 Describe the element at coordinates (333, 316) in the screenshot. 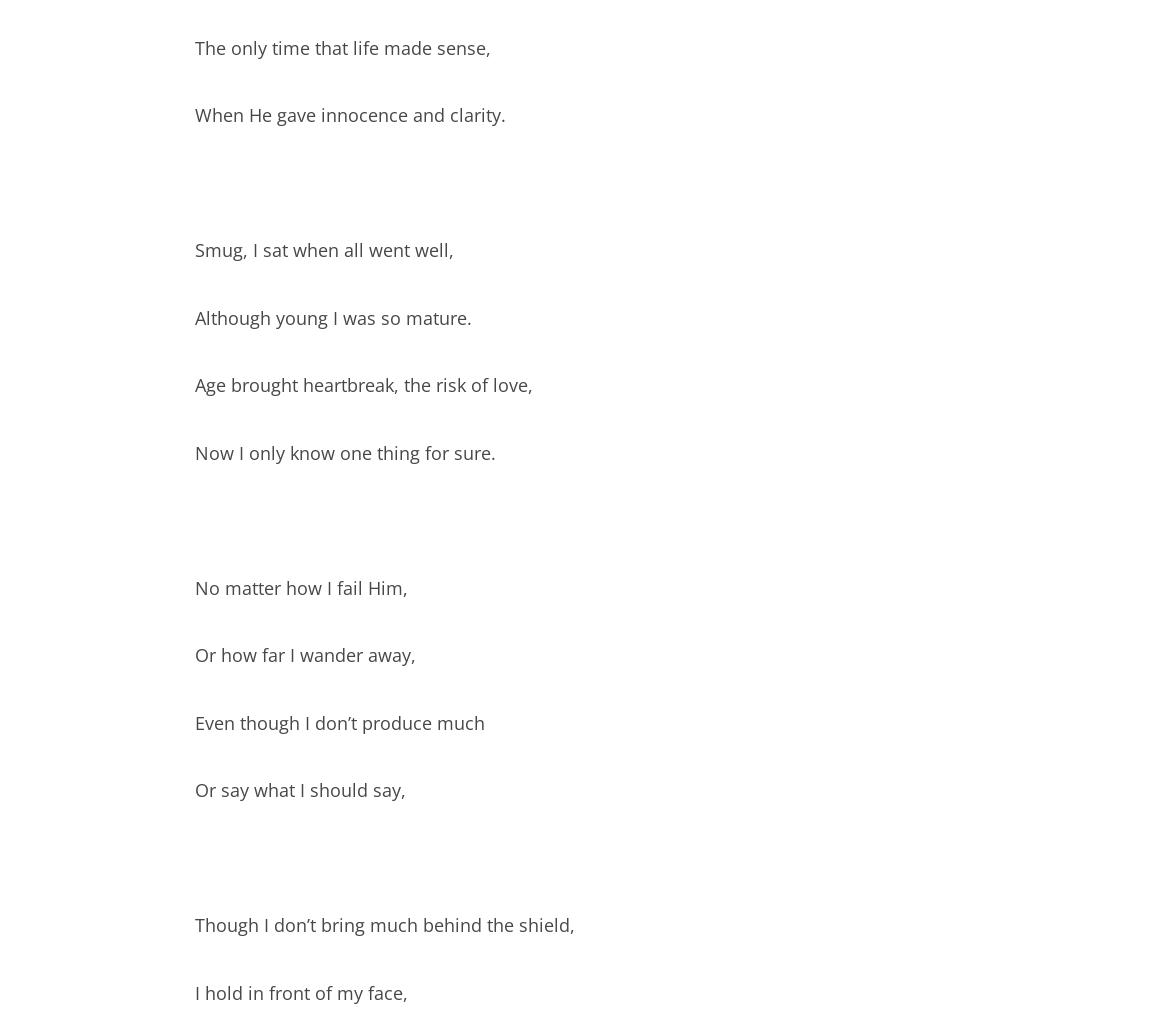

I see `'Although young I was so mature.'` at that location.